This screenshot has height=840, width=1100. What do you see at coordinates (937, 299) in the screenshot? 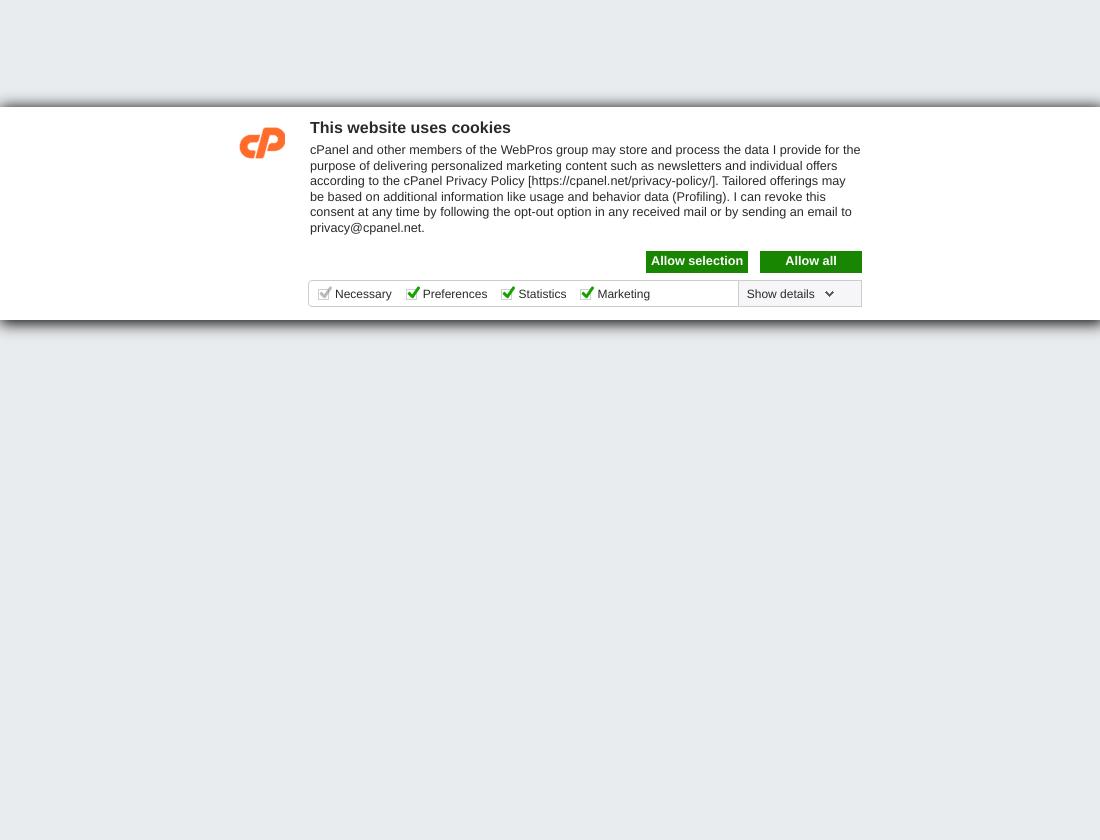
I see `'Build for cPanel'` at bounding box center [937, 299].